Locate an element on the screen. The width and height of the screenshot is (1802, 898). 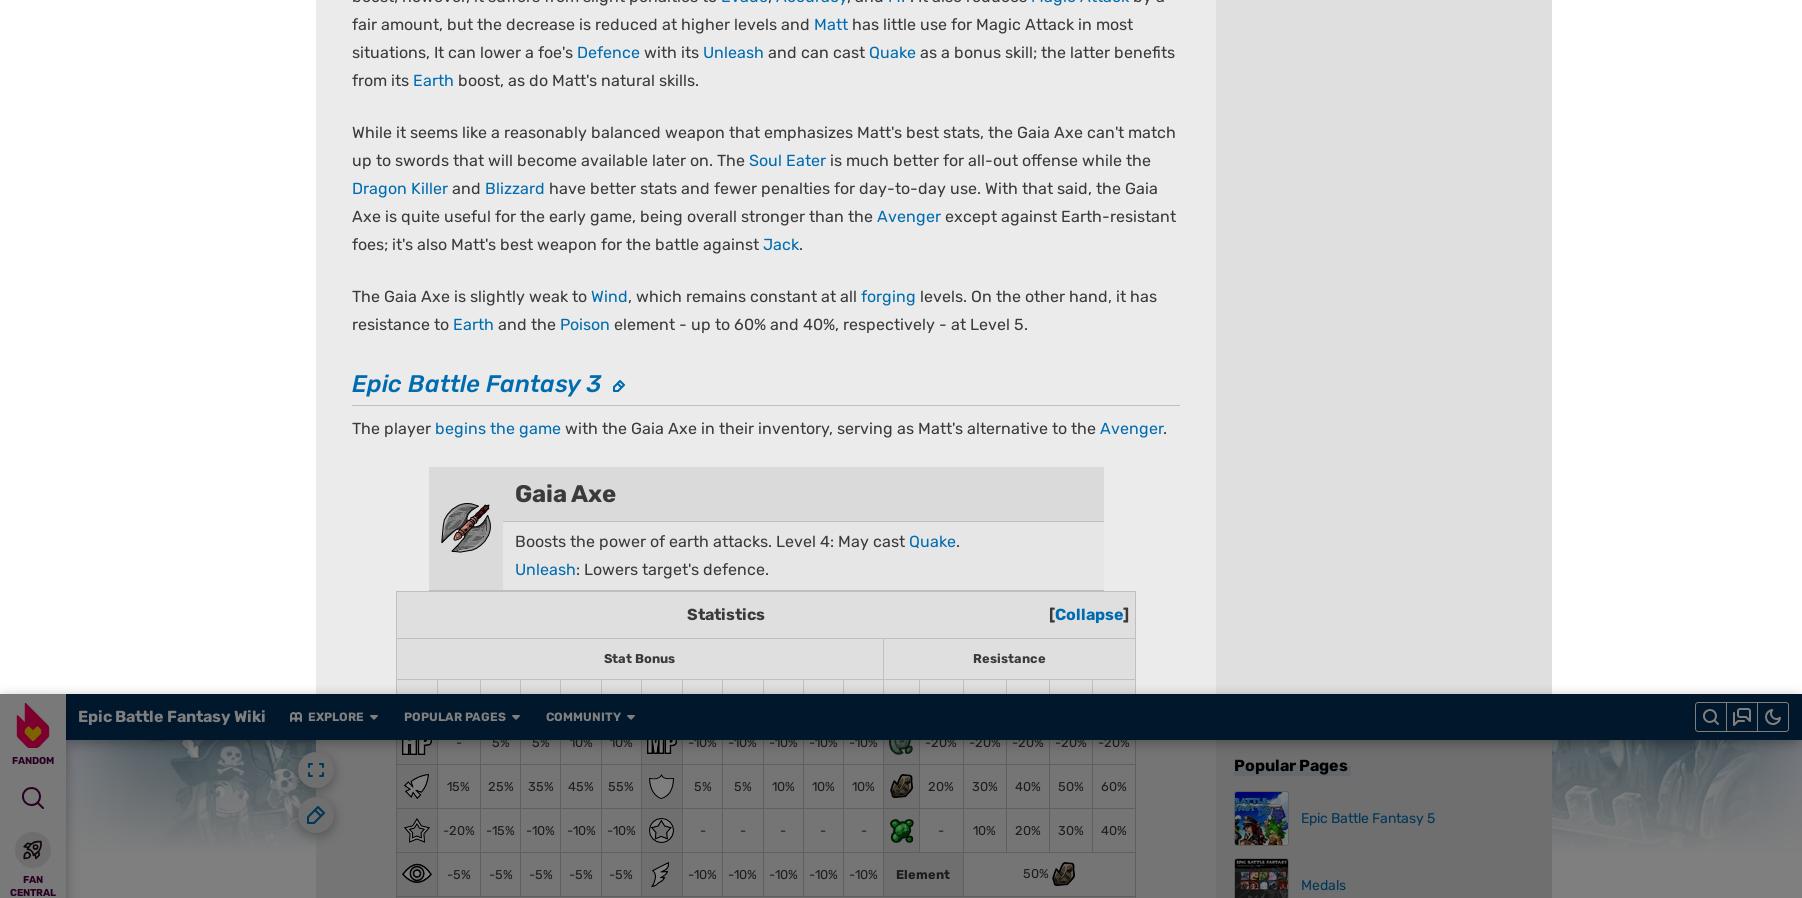
'Privacy Policy' is located at coordinates (737, 885).